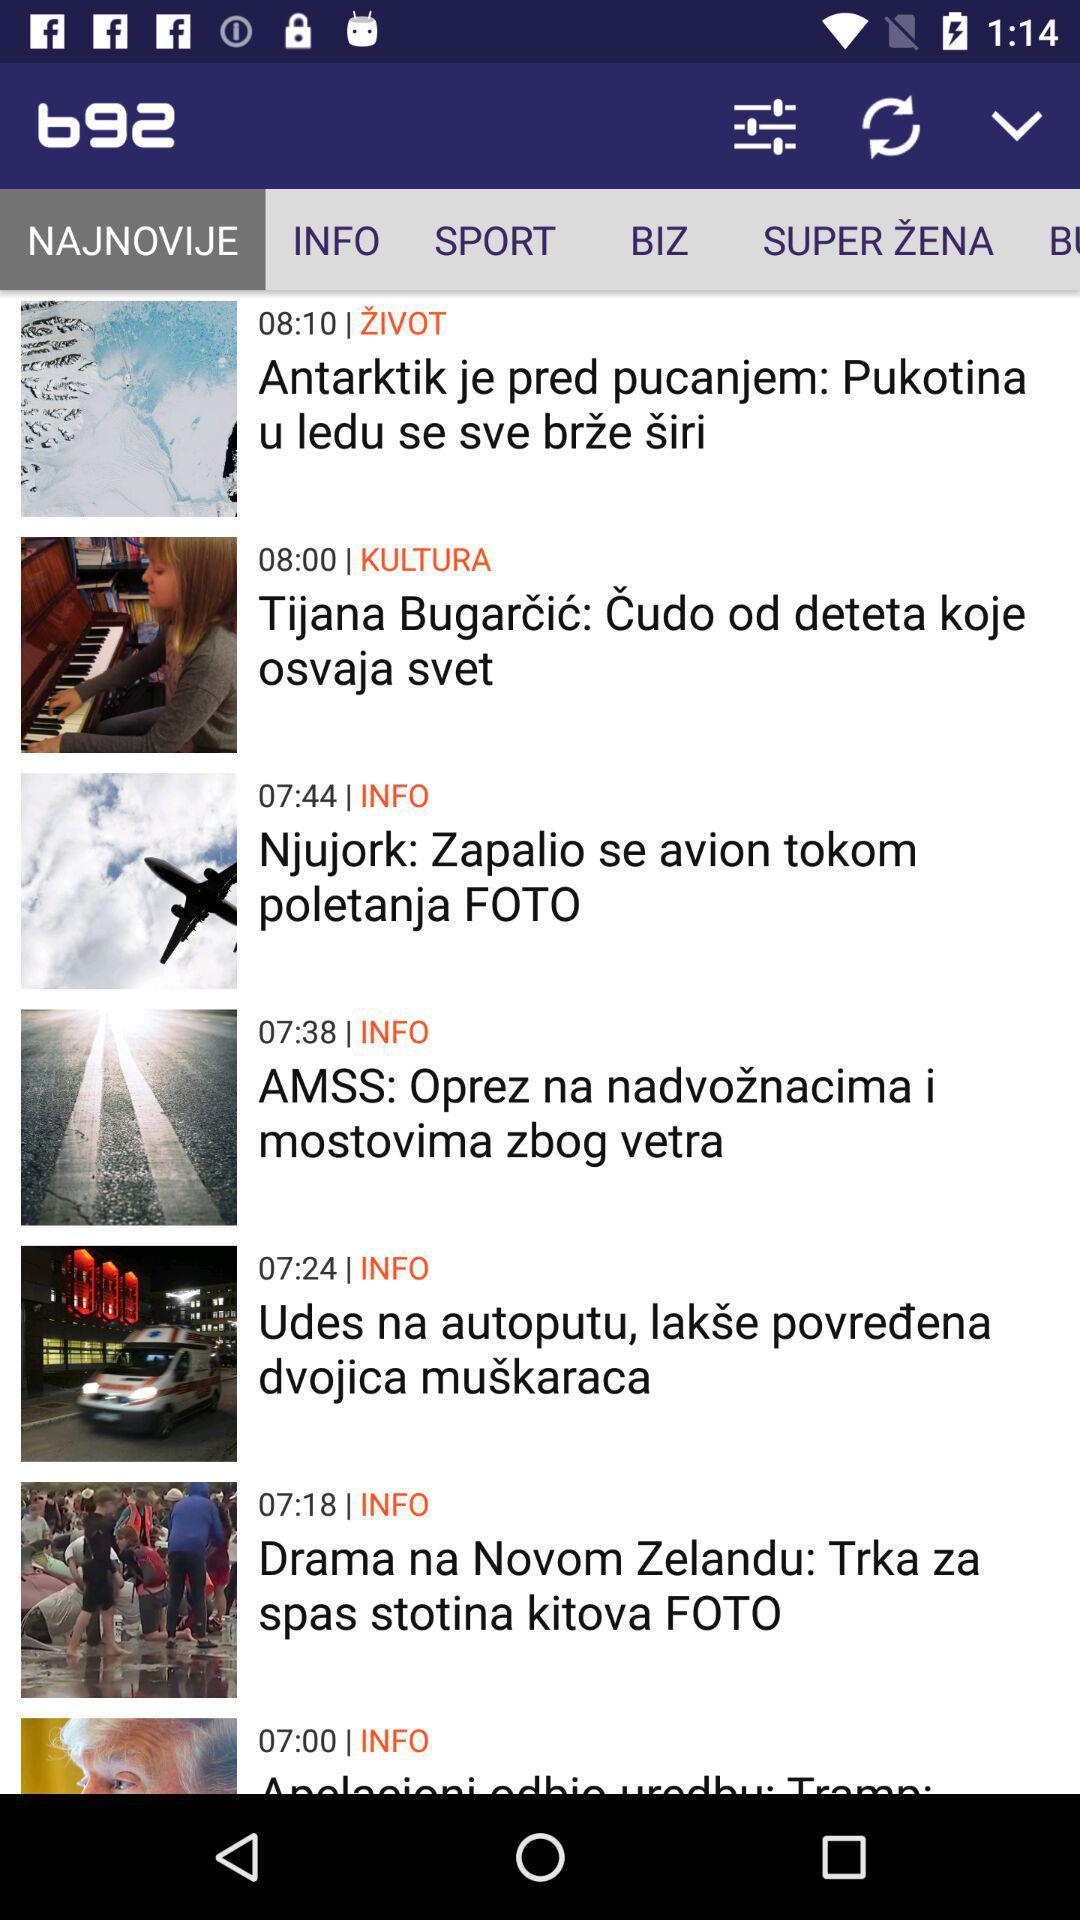 Image resolution: width=1080 pixels, height=1920 pixels. What do you see at coordinates (1017, 124) in the screenshot?
I see `the expand_more icon` at bounding box center [1017, 124].